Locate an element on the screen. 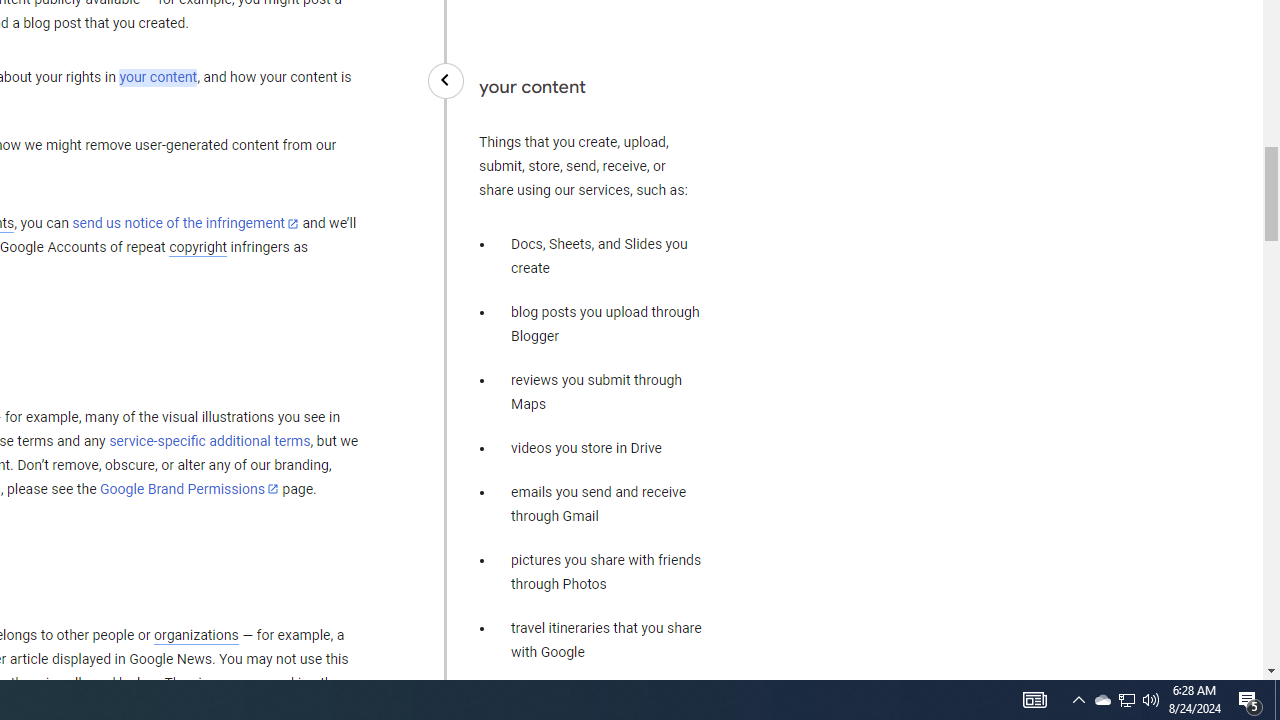 This screenshot has height=720, width=1280. 'copyright' is located at coordinates (198, 247).